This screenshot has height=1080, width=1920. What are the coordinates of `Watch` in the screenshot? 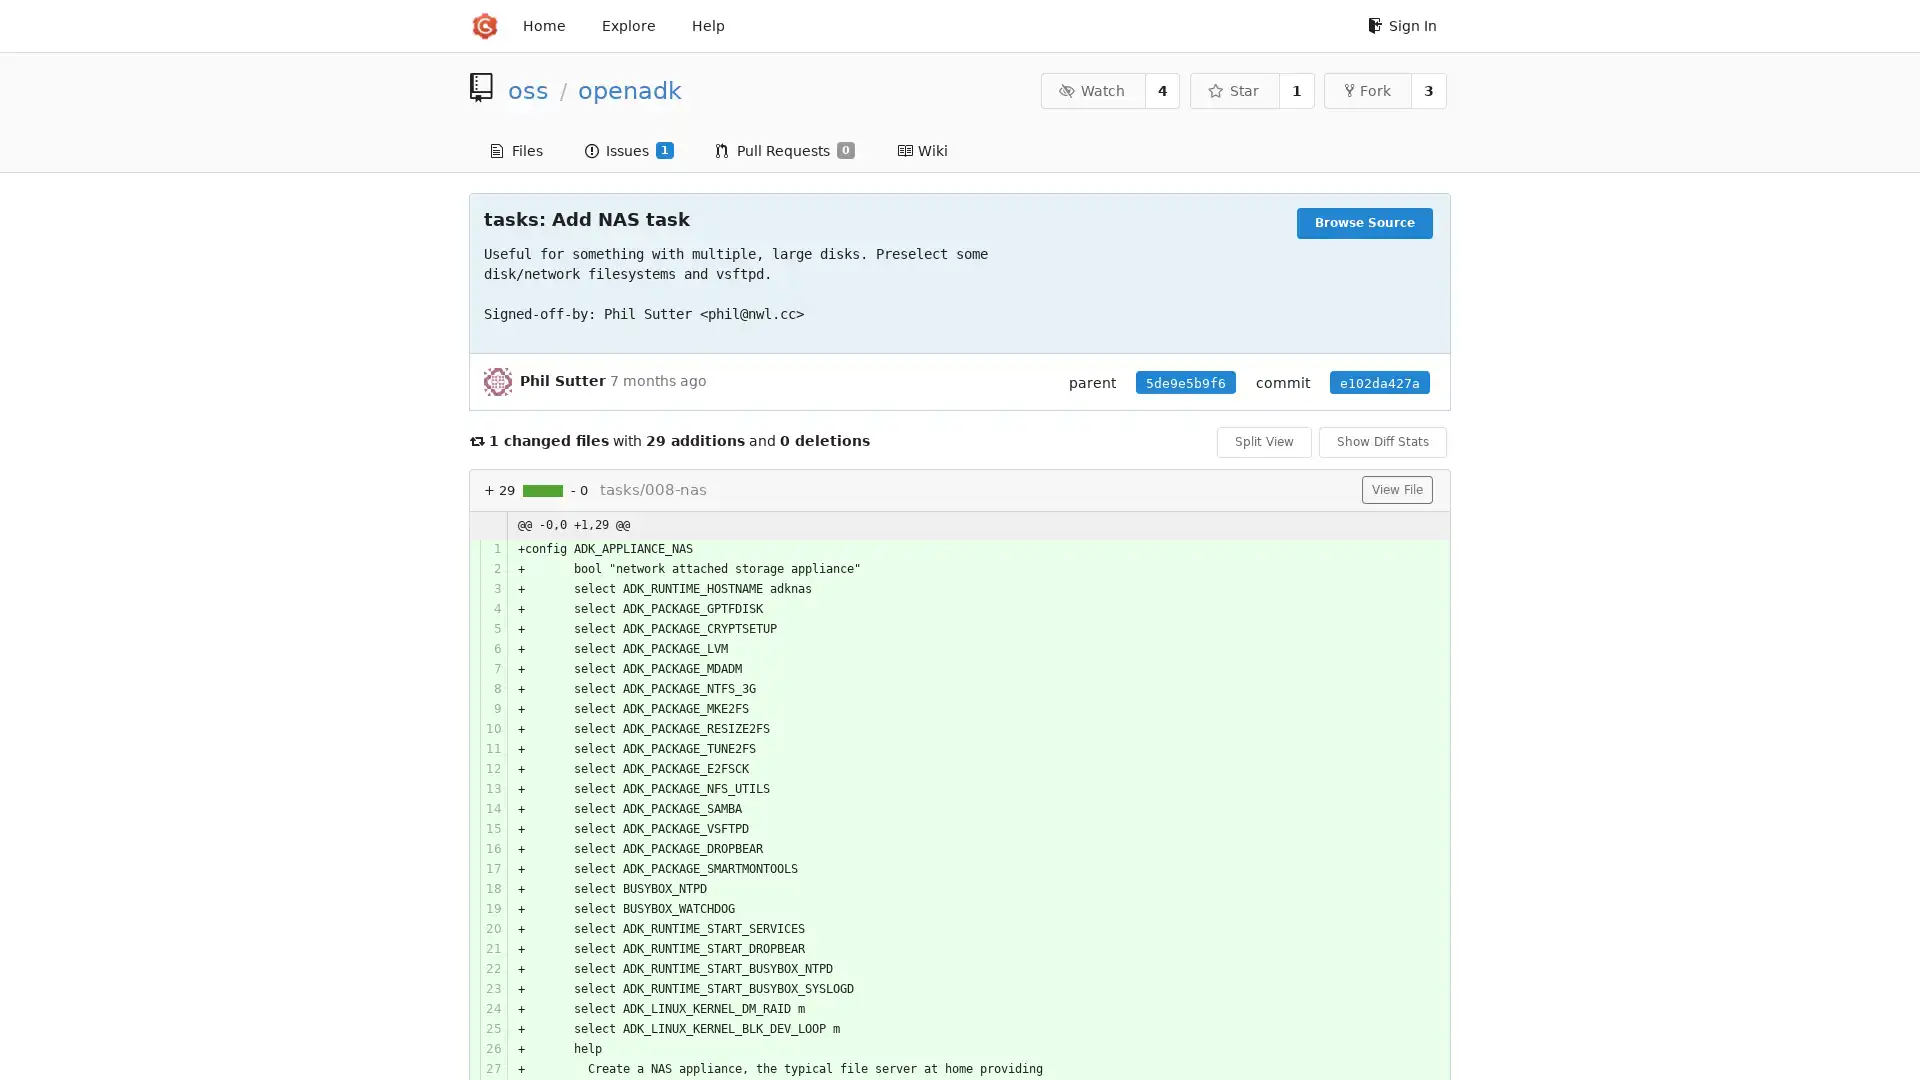 It's located at (1092, 91).